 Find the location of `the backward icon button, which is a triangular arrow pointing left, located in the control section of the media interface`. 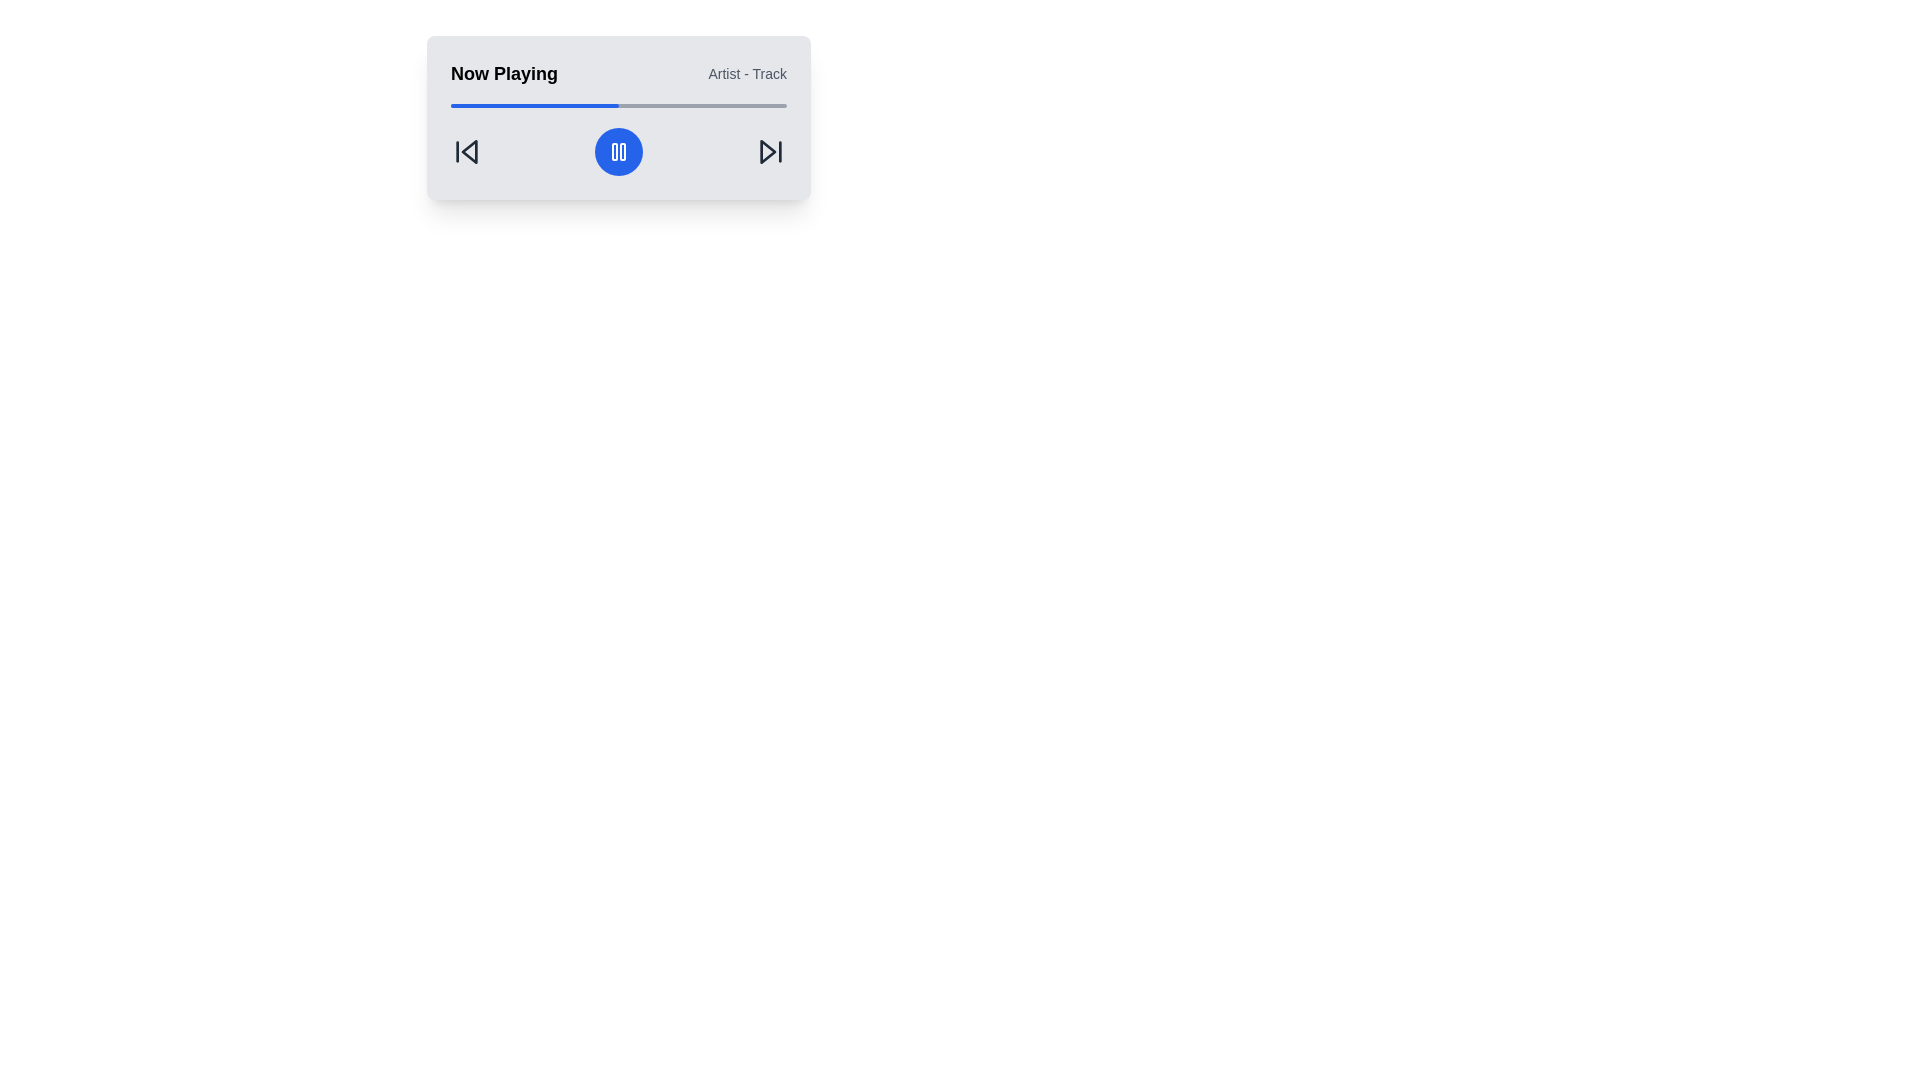

the backward icon button, which is a triangular arrow pointing left, located in the control section of the media interface is located at coordinates (465, 150).